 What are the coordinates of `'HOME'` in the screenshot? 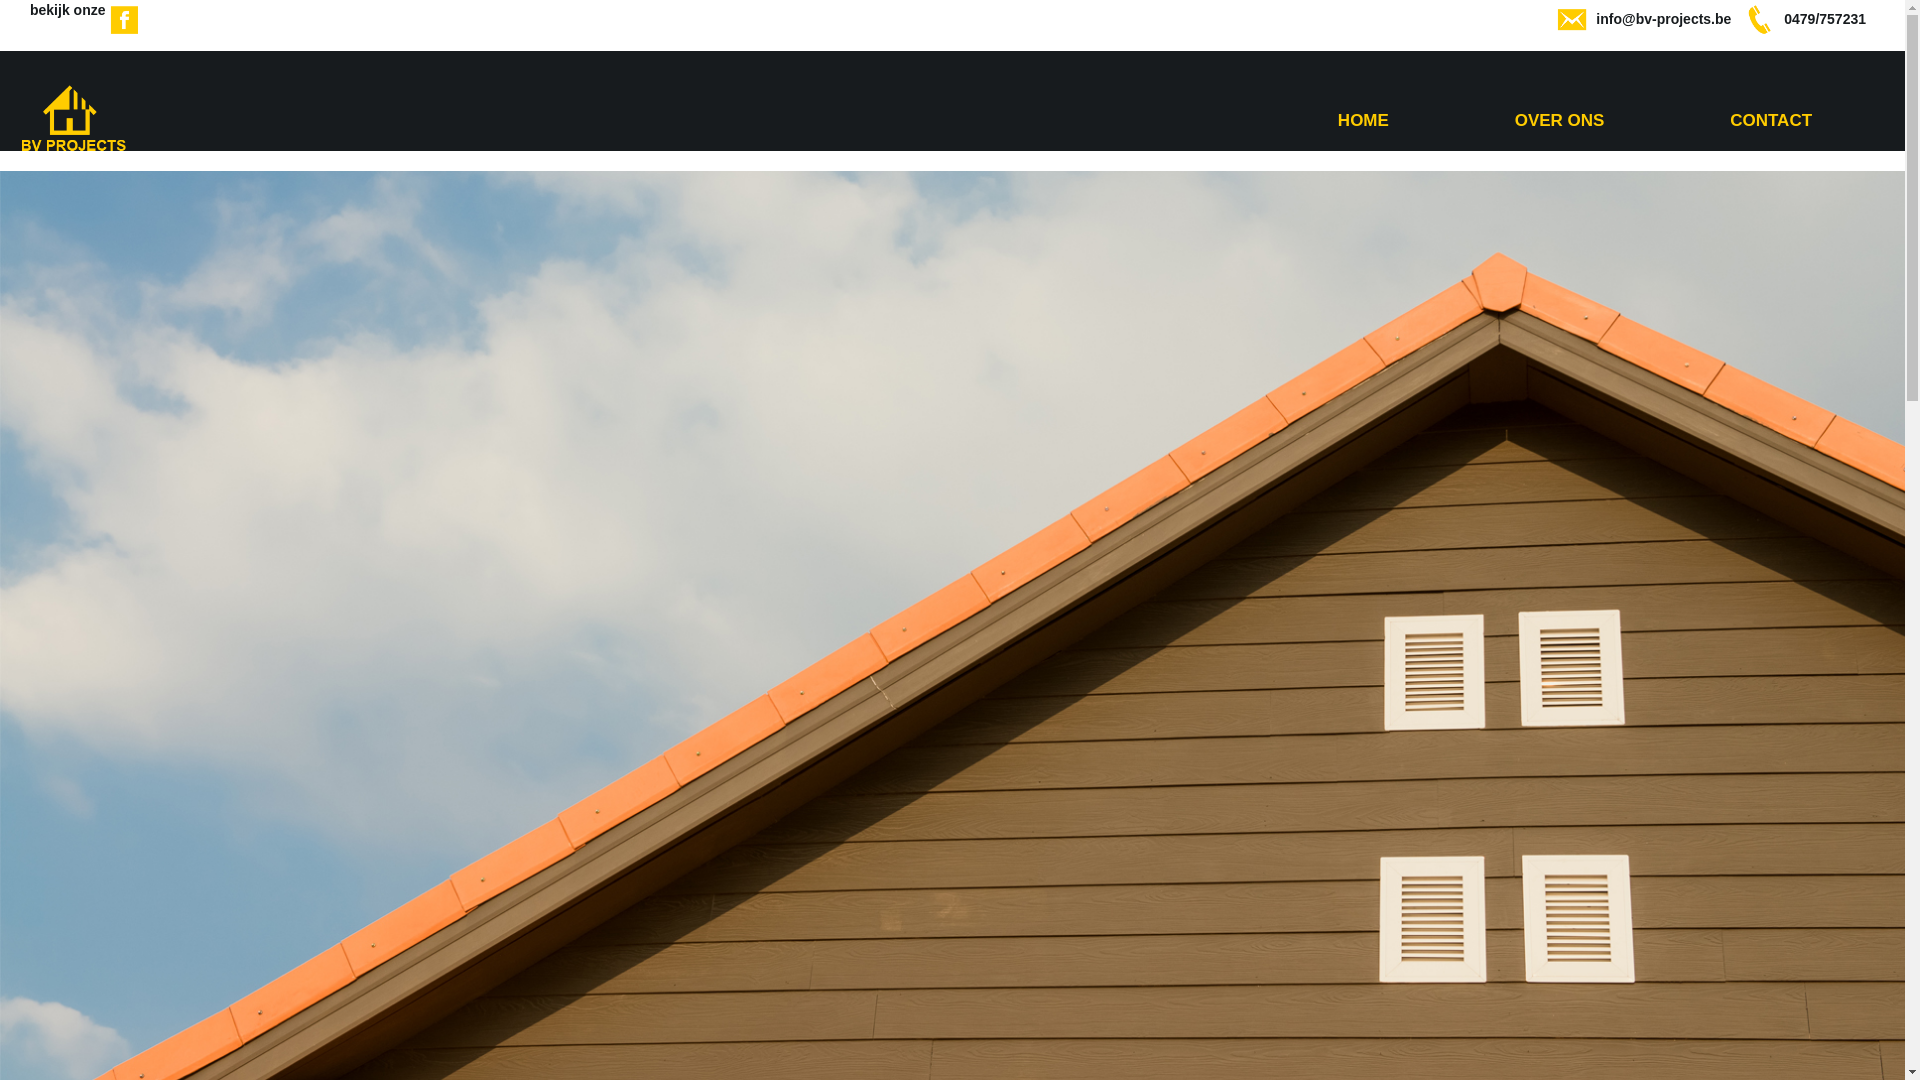 It's located at (1362, 120).